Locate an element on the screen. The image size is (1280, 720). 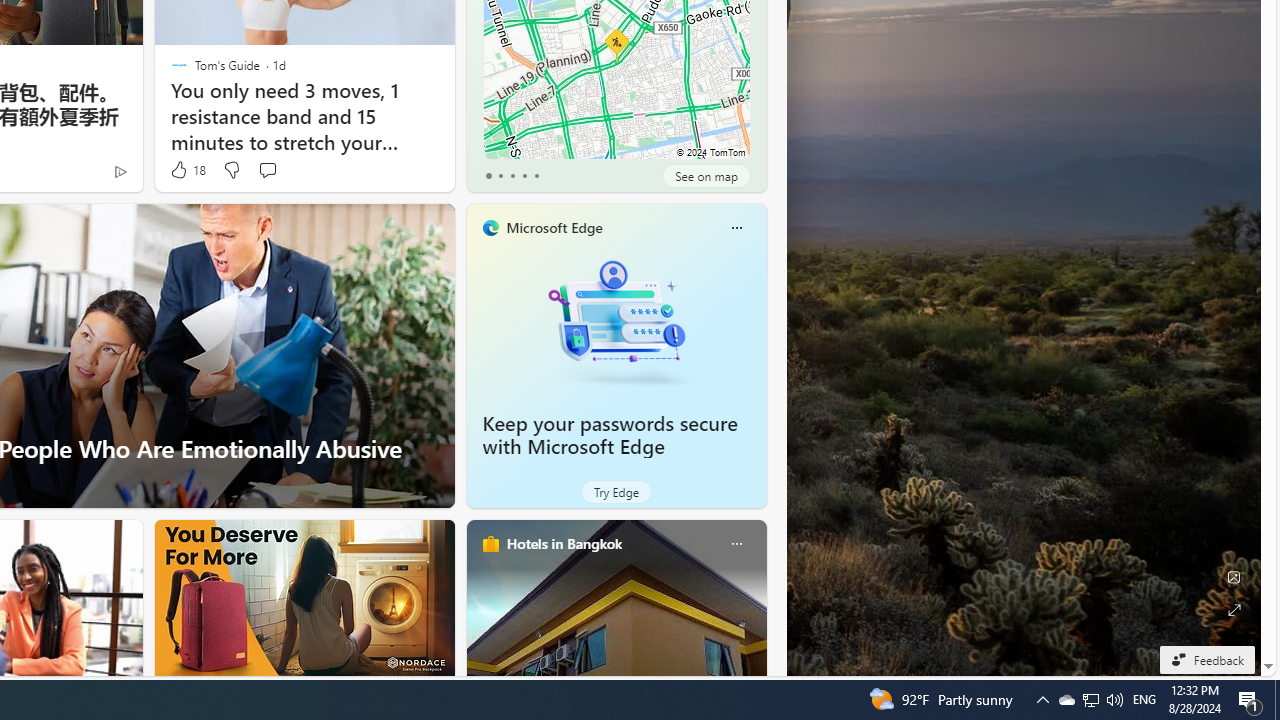
'18 Like' is located at coordinates (186, 169).